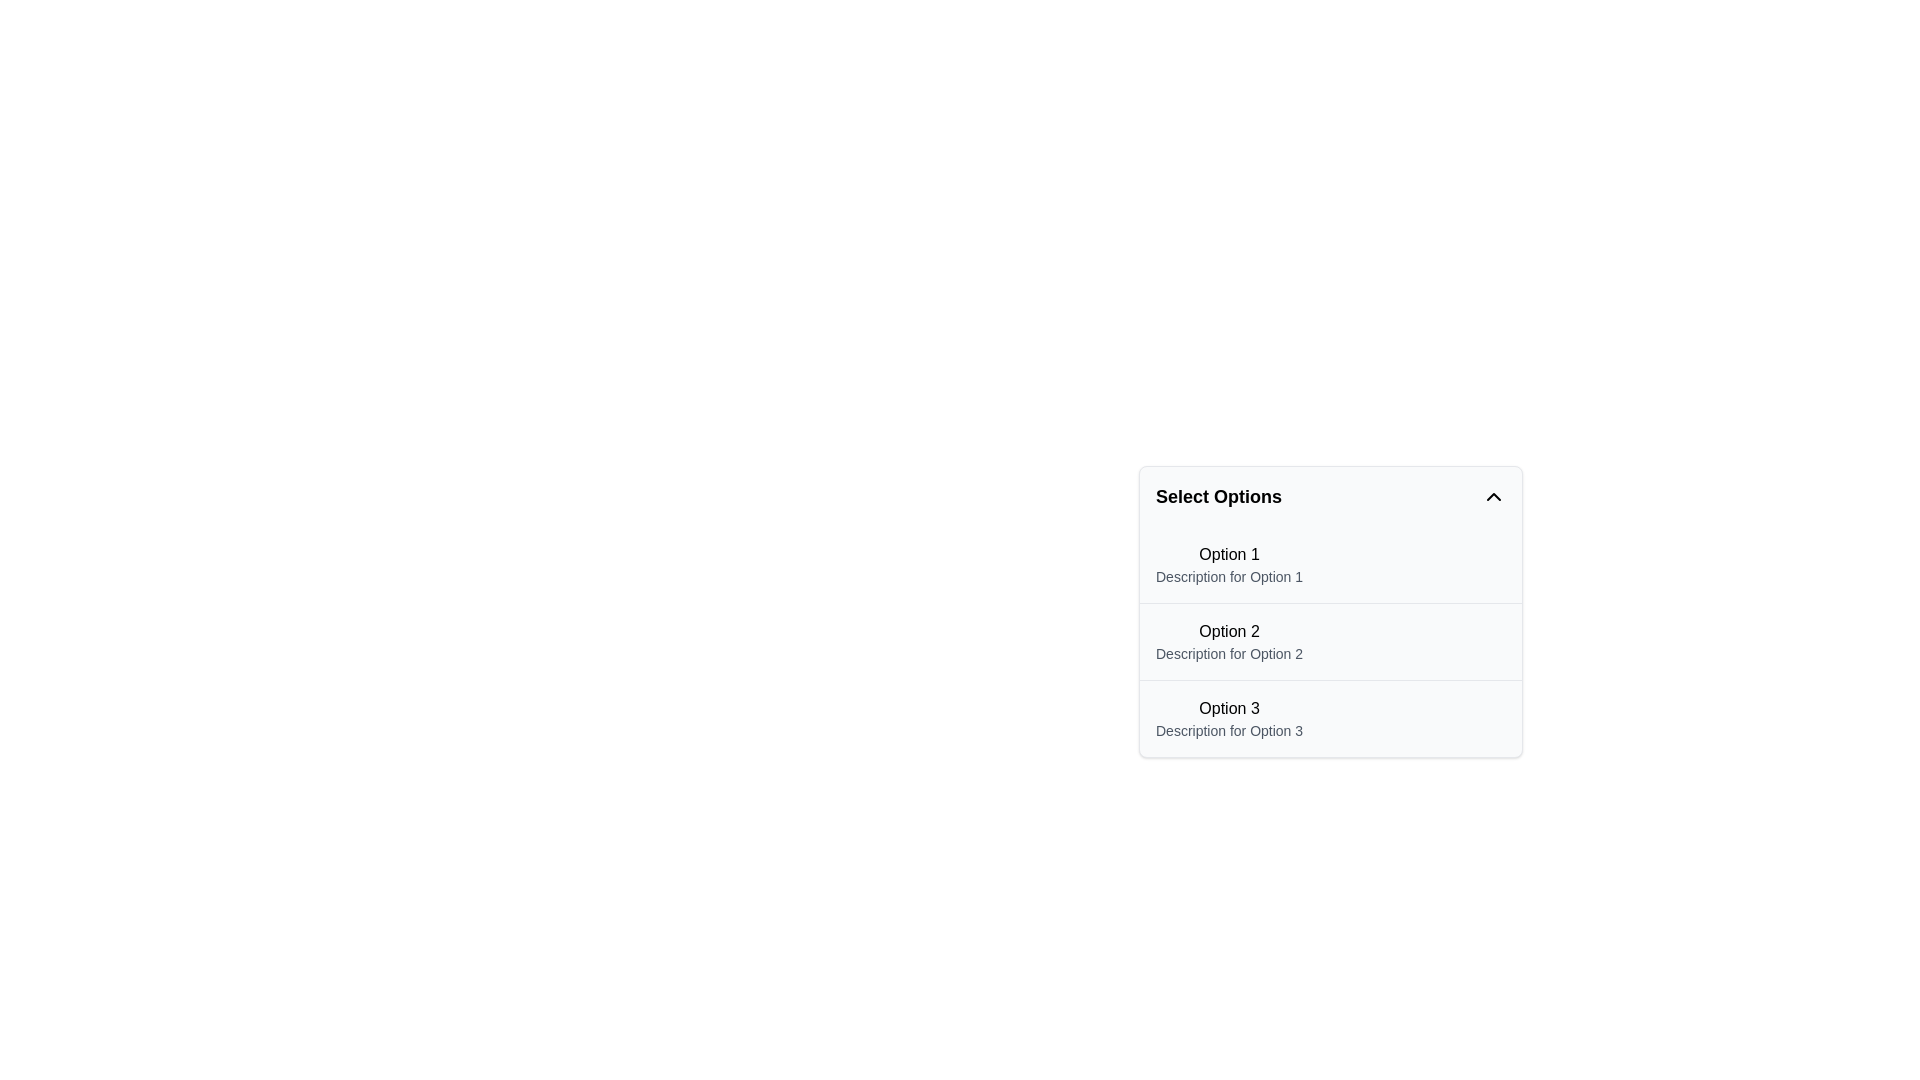  Describe the element at coordinates (1228, 555) in the screenshot. I see `the 'Option 1' text label, which is the uppermost text in the dropdown menu titled 'Select Options.'` at that location.